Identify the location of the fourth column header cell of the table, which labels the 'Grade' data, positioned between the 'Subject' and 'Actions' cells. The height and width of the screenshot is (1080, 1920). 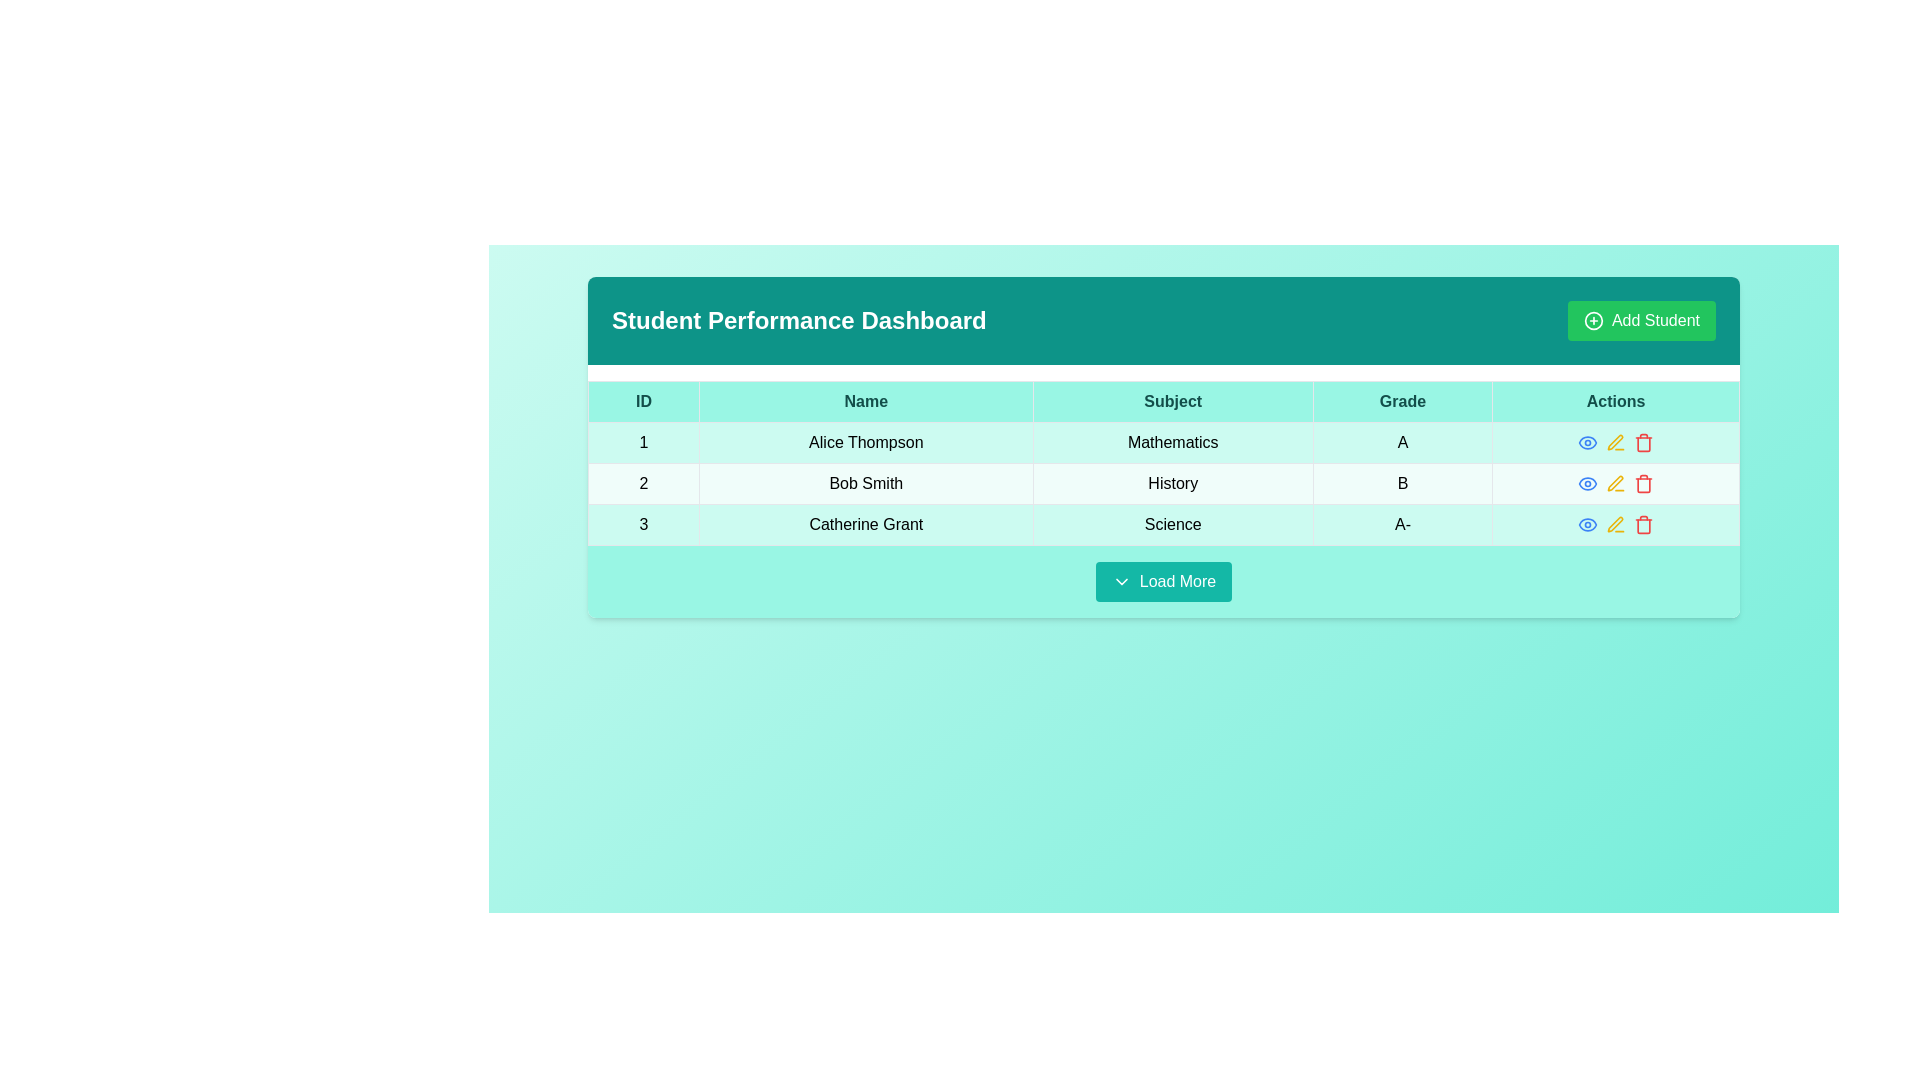
(1401, 401).